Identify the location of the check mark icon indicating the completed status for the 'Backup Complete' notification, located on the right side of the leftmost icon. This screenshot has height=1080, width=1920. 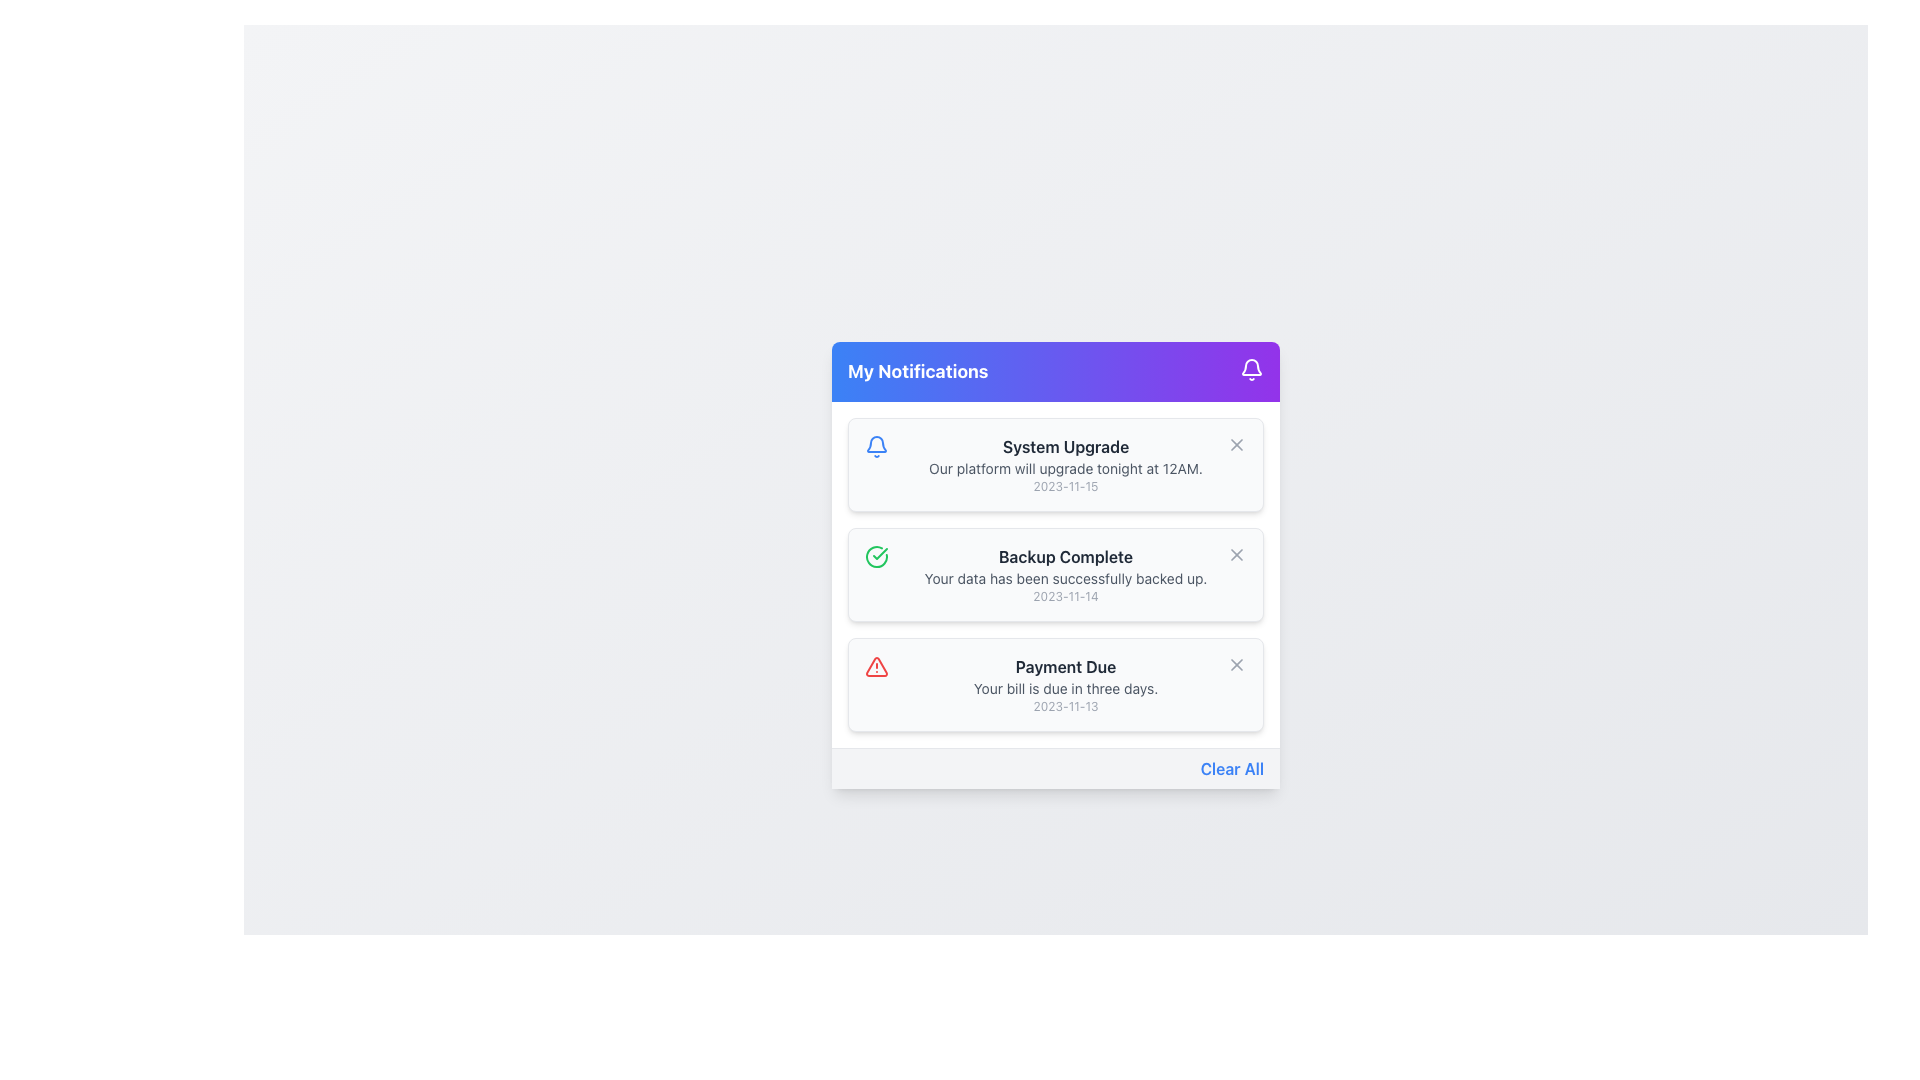
(880, 553).